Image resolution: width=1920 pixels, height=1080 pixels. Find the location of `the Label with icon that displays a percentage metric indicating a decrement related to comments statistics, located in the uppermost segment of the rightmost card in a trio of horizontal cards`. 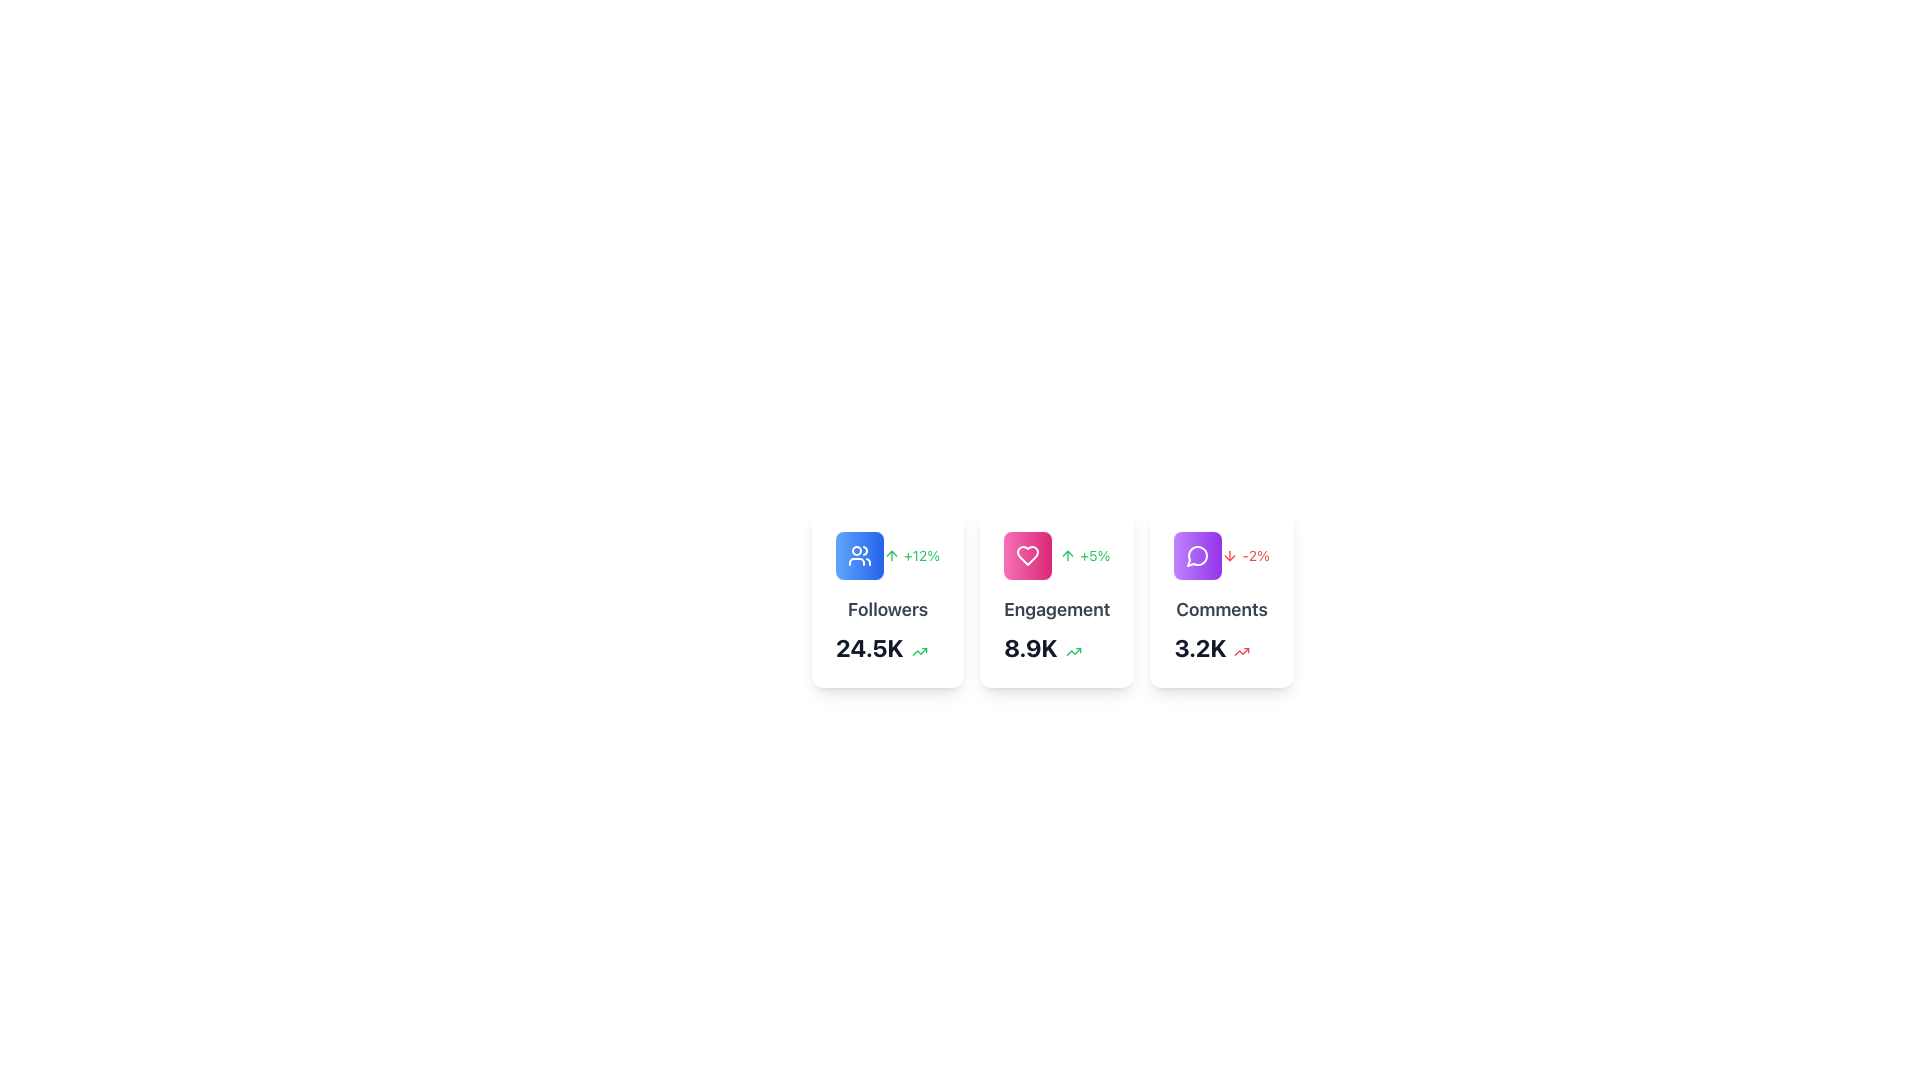

the Label with icon that displays a percentage metric indicating a decrement related to comments statistics, located in the uppermost segment of the rightmost card in a trio of horizontal cards is located at coordinates (1221, 555).